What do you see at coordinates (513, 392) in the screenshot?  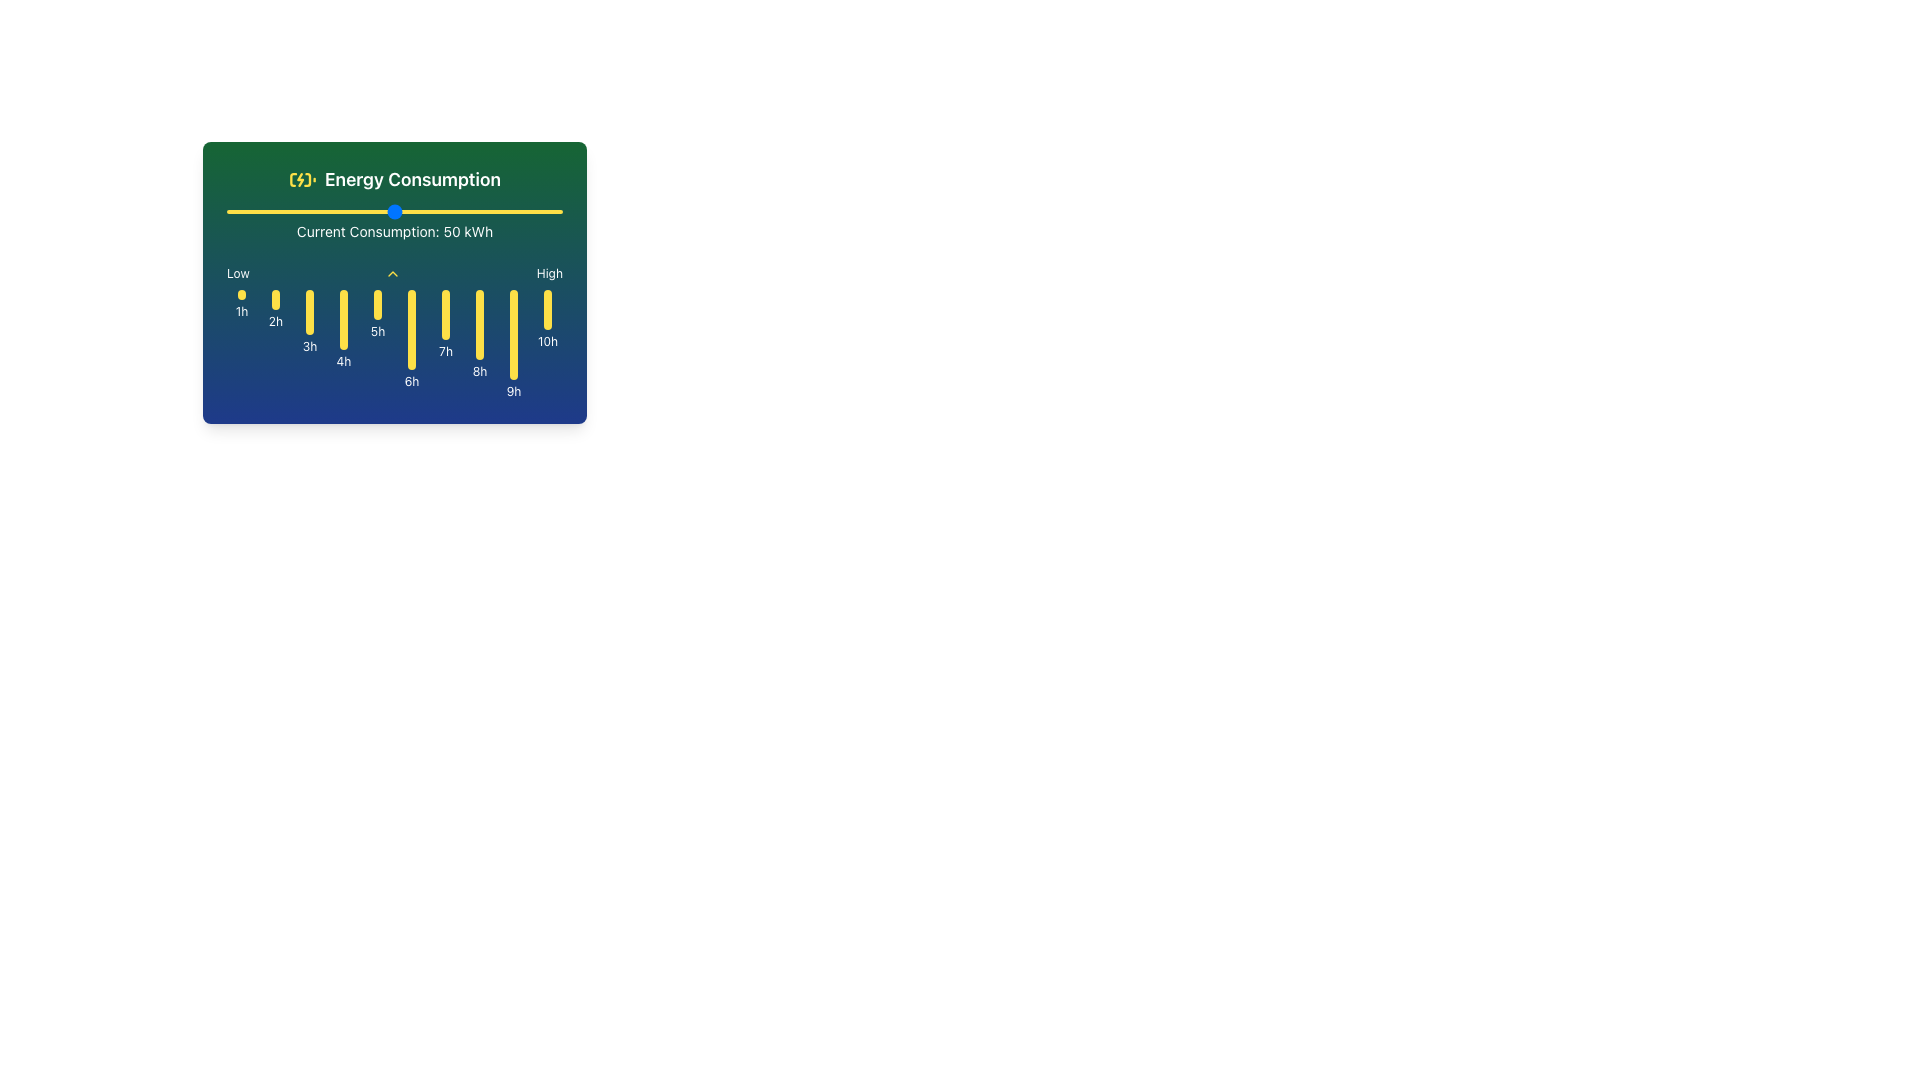 I see `the Text Label displaying '9h' in white on a dark blue background, located in the bottom-right region of the card-shaped interface, which is below a yellow vertical bar` at bounding box center [513, 392].